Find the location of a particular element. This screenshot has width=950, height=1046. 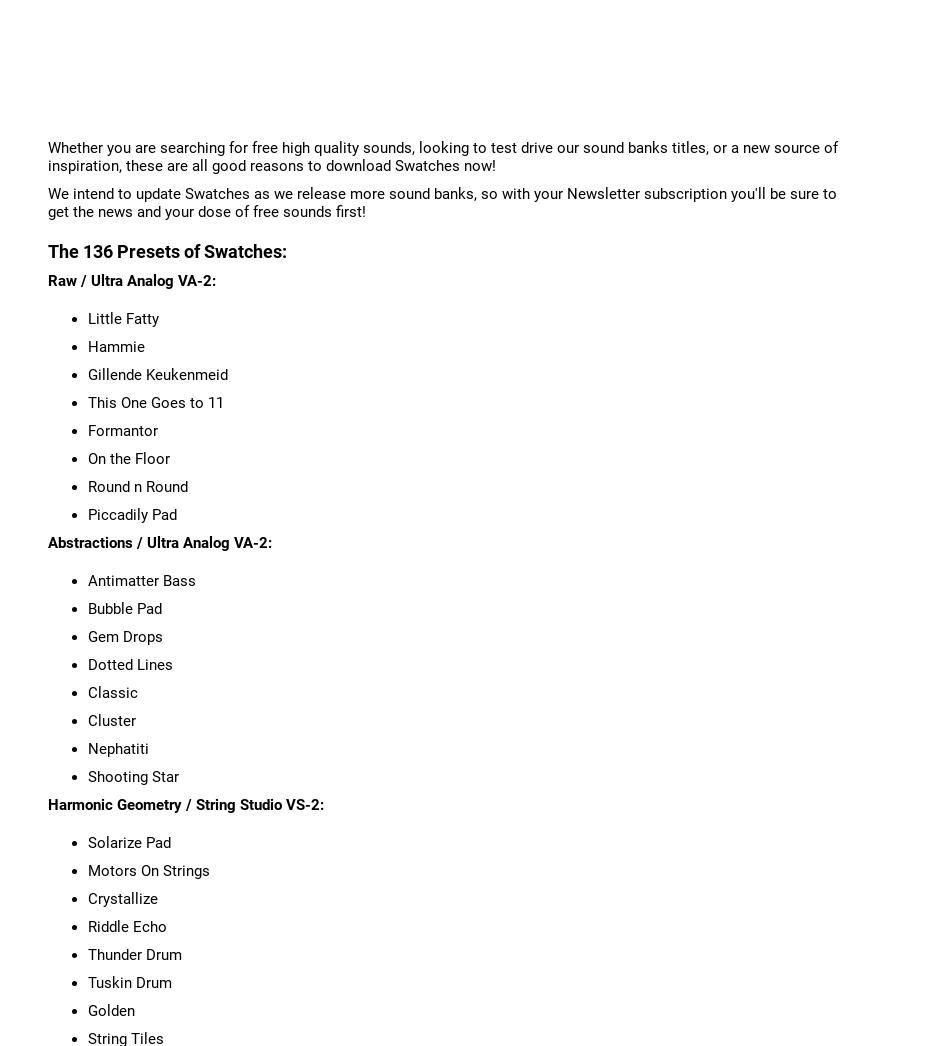

'Tuskin Drum' is located at coordinates (129, 980).